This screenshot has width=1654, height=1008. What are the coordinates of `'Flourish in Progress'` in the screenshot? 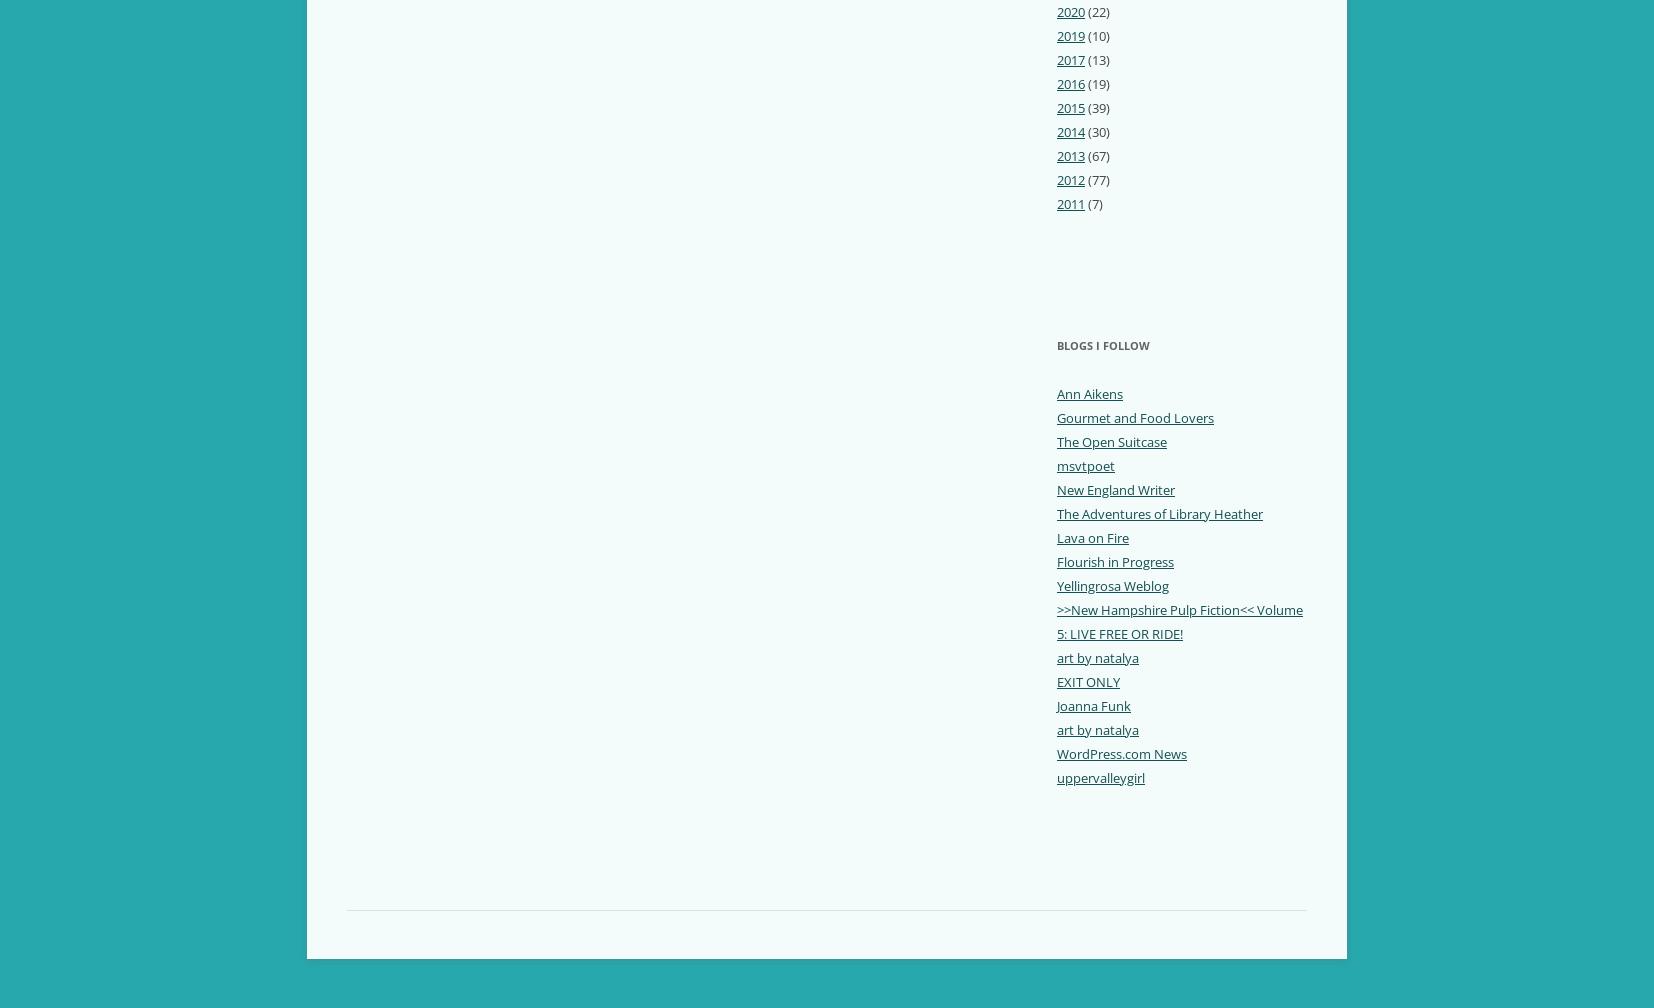 It's located at (1114, 560).